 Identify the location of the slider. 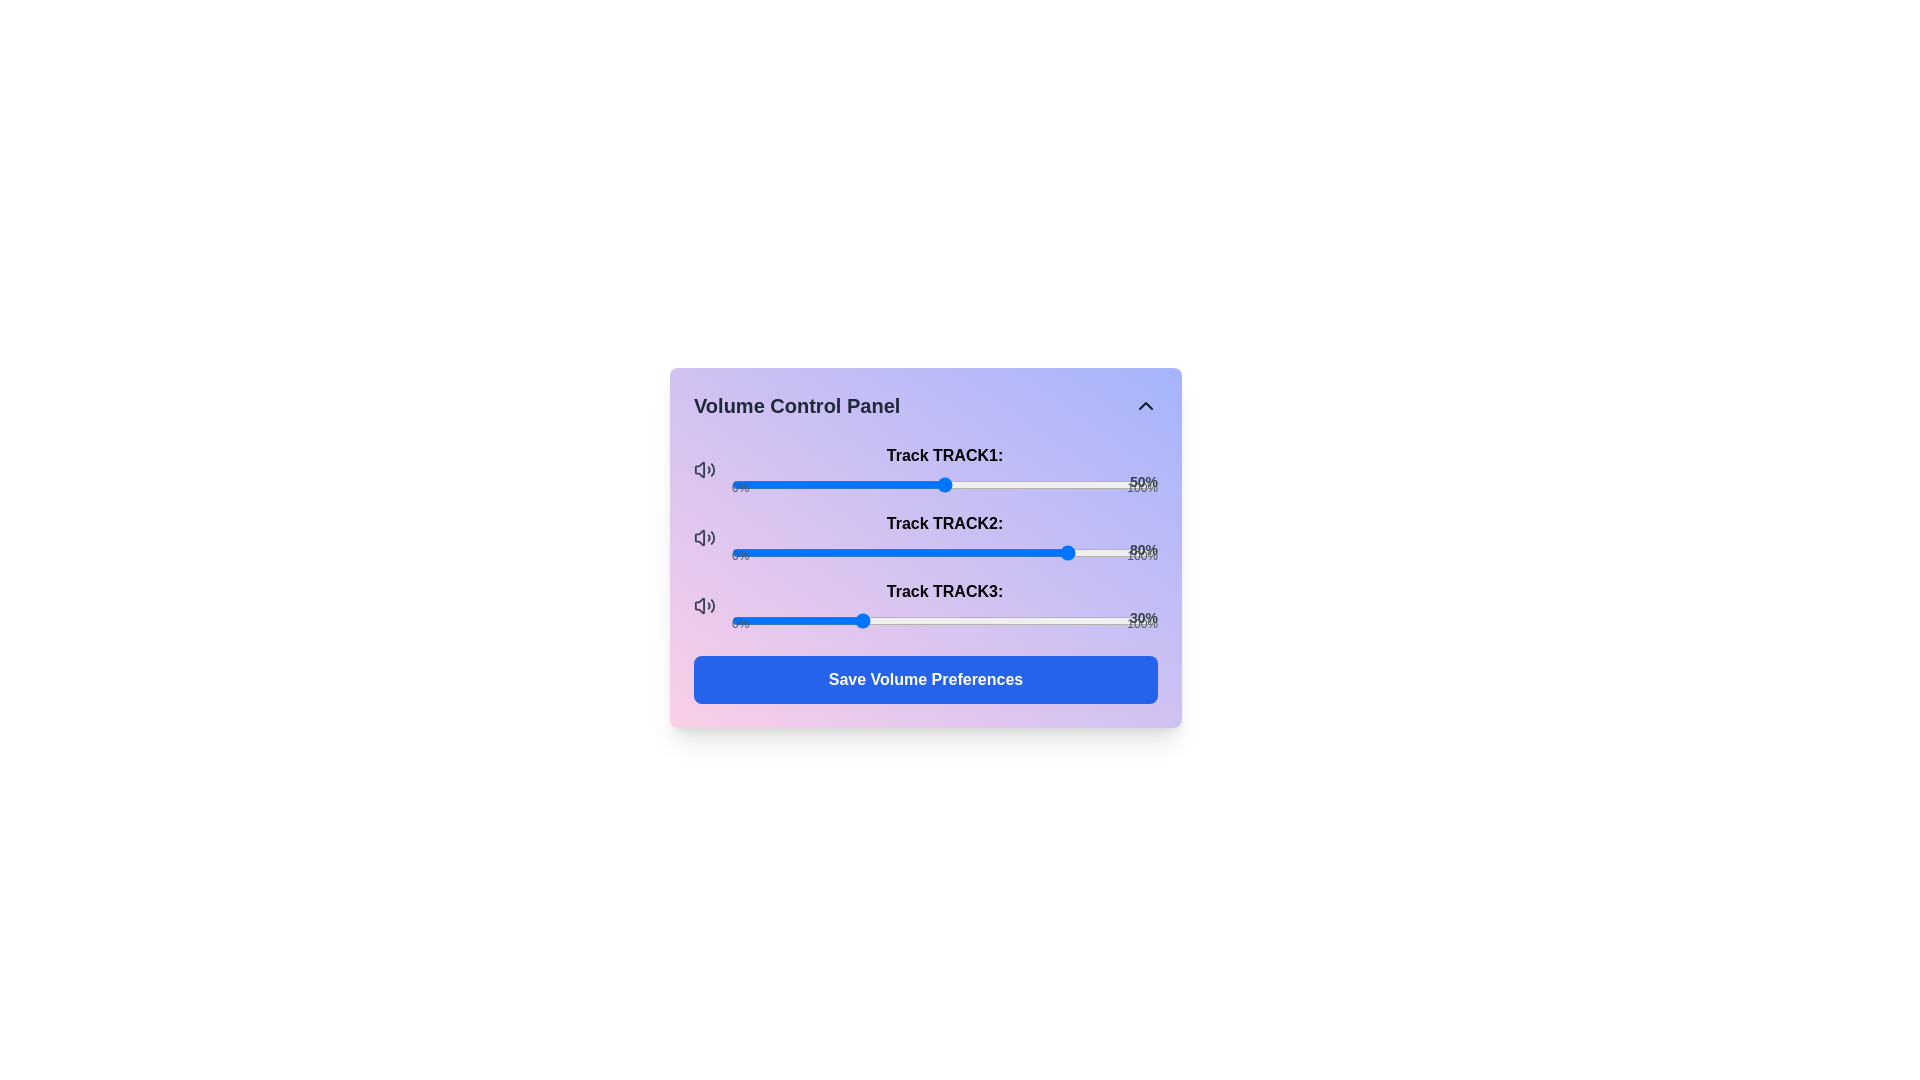
(1141, 485).